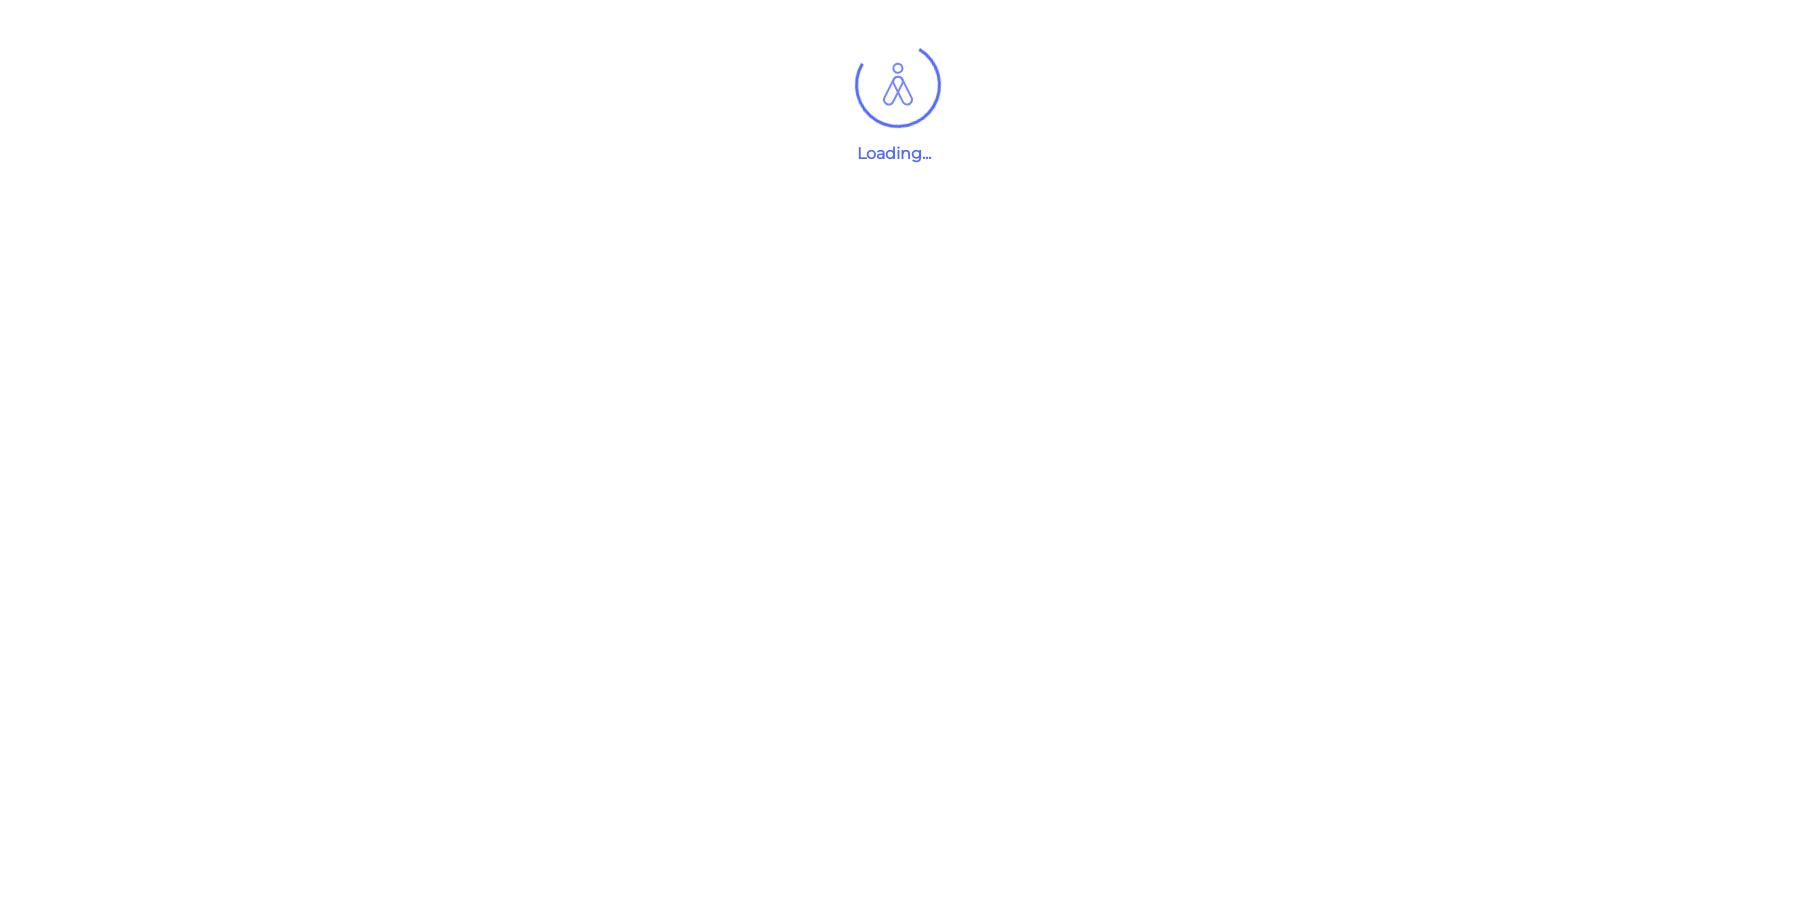  I want to click on '{{job.jobTitle}}', so click(897, 756).